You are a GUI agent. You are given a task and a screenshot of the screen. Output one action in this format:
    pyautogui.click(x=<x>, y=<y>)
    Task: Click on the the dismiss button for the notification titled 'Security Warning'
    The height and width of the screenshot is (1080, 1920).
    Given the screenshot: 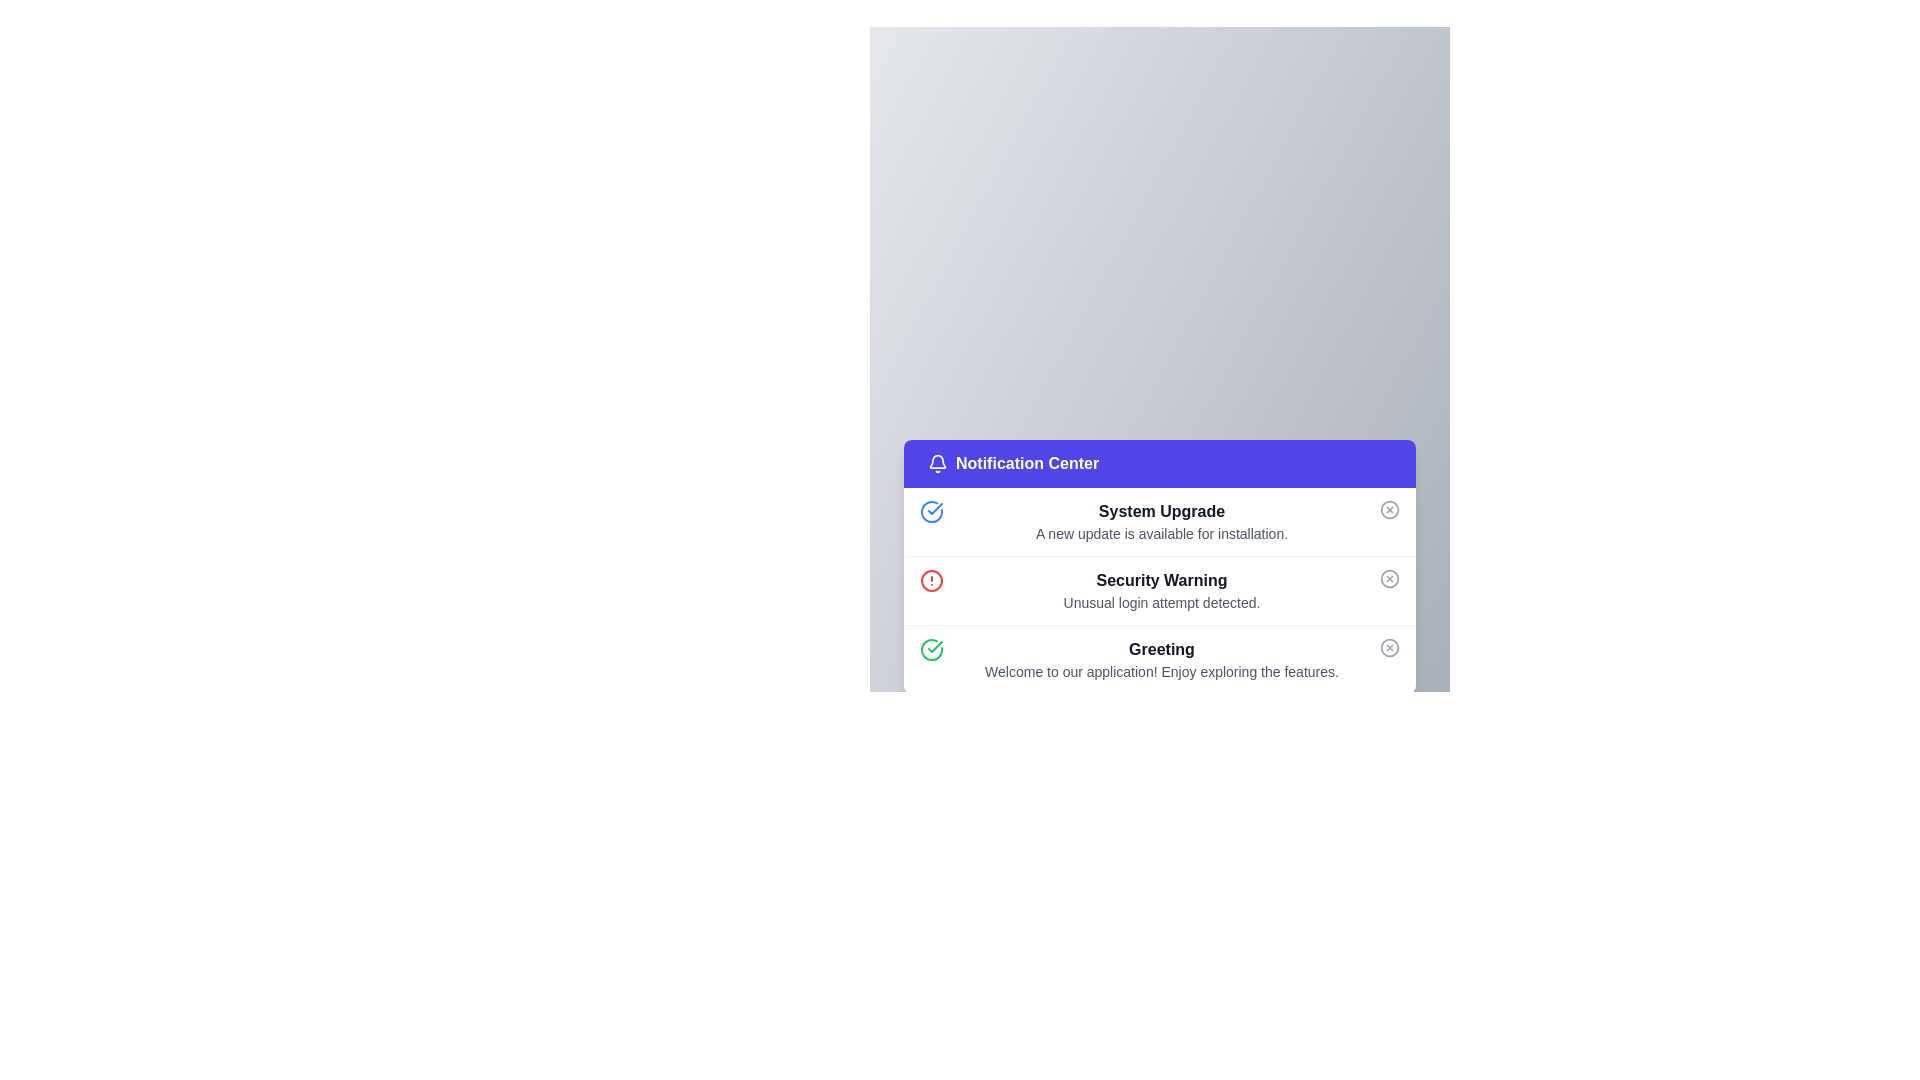 What is the action you would take?
    pyautogui.click(x=1389, y=578)
    